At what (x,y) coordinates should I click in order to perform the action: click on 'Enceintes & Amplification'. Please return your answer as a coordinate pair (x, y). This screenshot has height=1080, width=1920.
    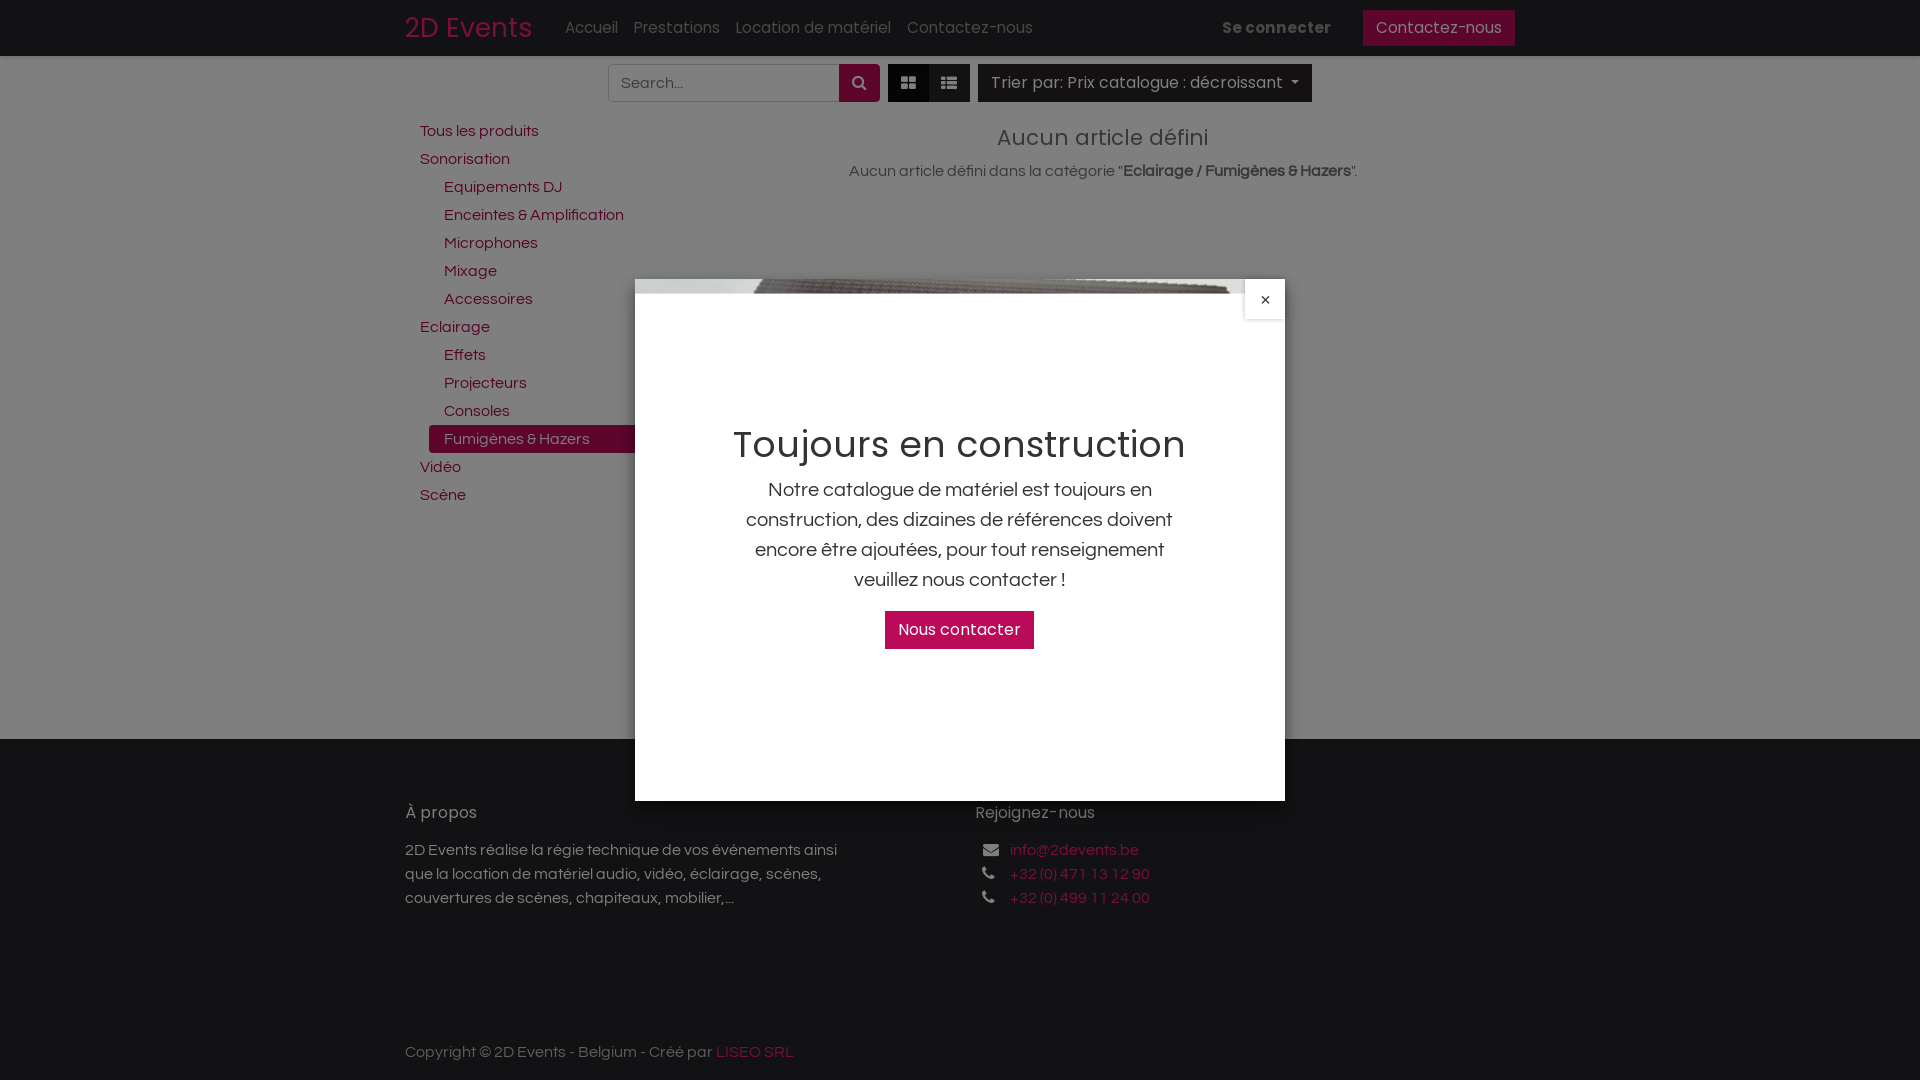
    Looking at the image, I should click on (427, 215).